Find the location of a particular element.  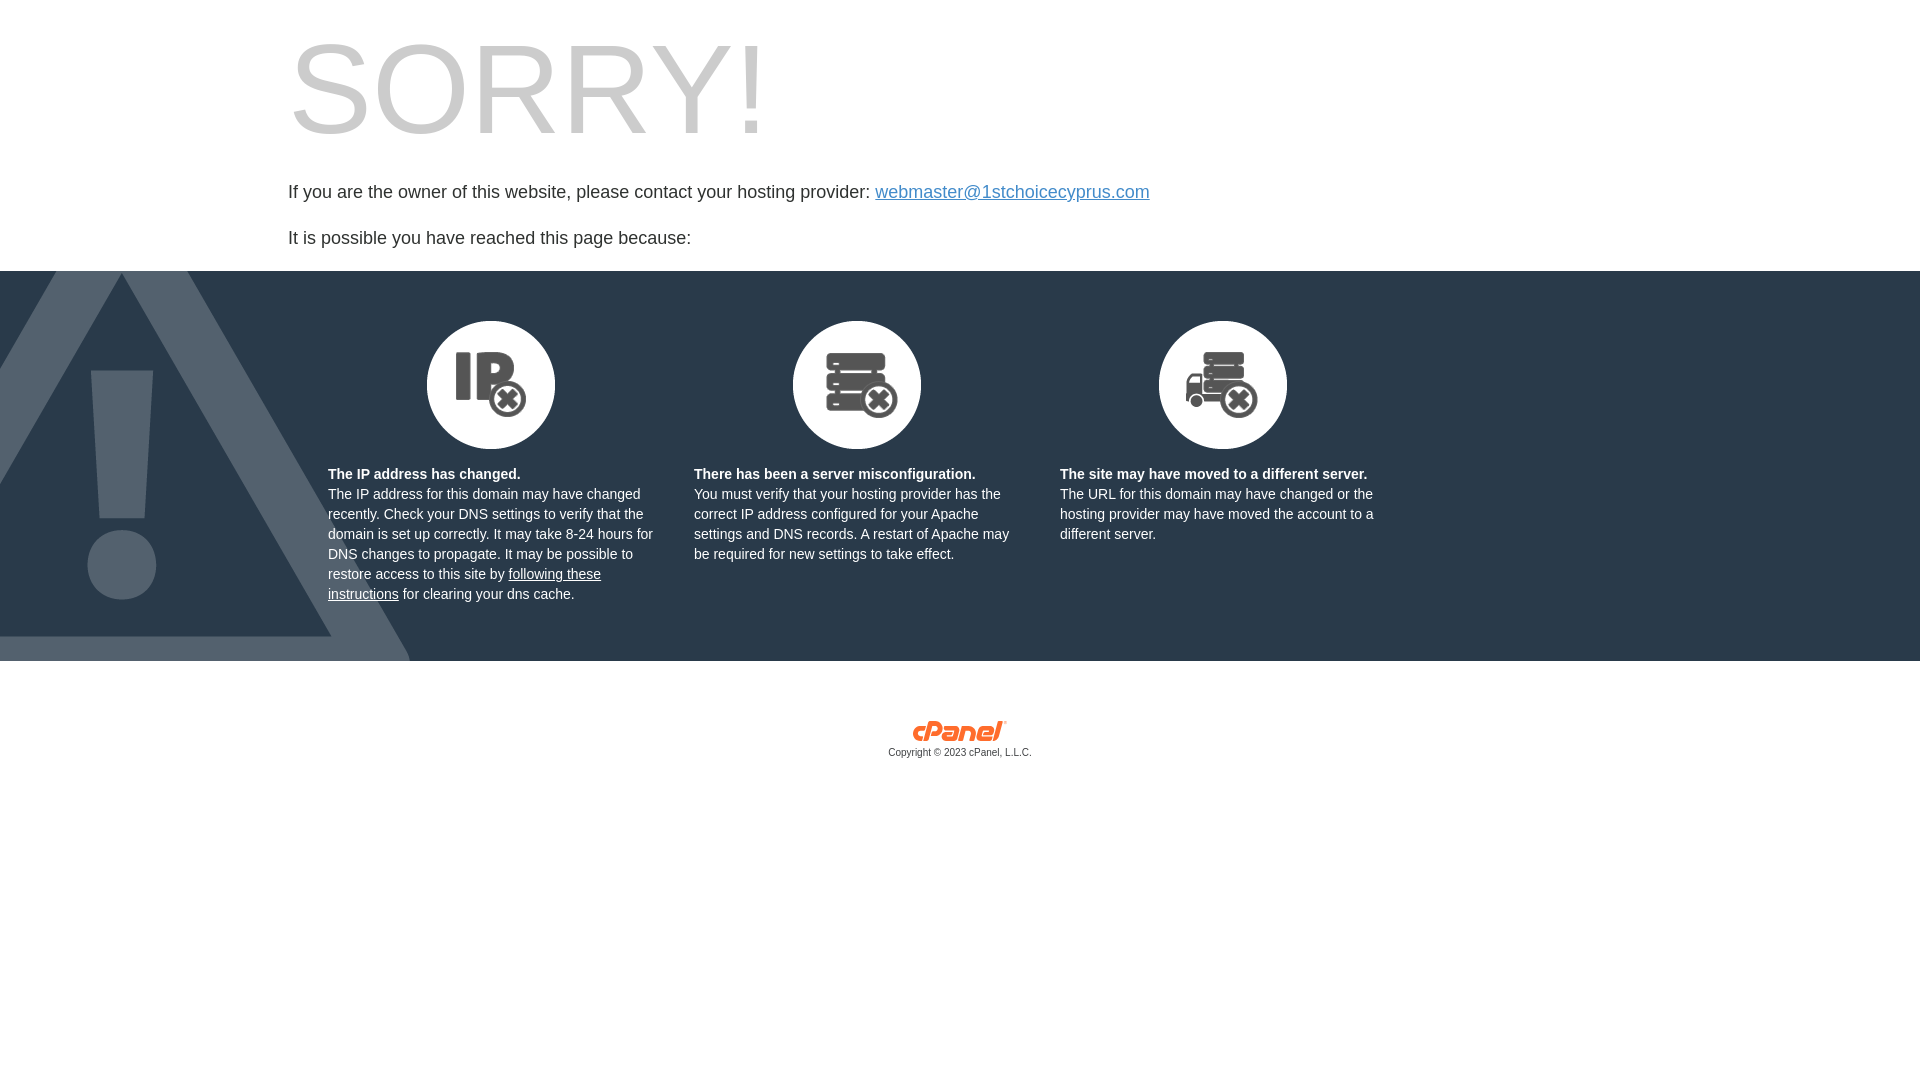

'webmaster@1stchoicecyprus.com' is located at coordinates (1012, 192).